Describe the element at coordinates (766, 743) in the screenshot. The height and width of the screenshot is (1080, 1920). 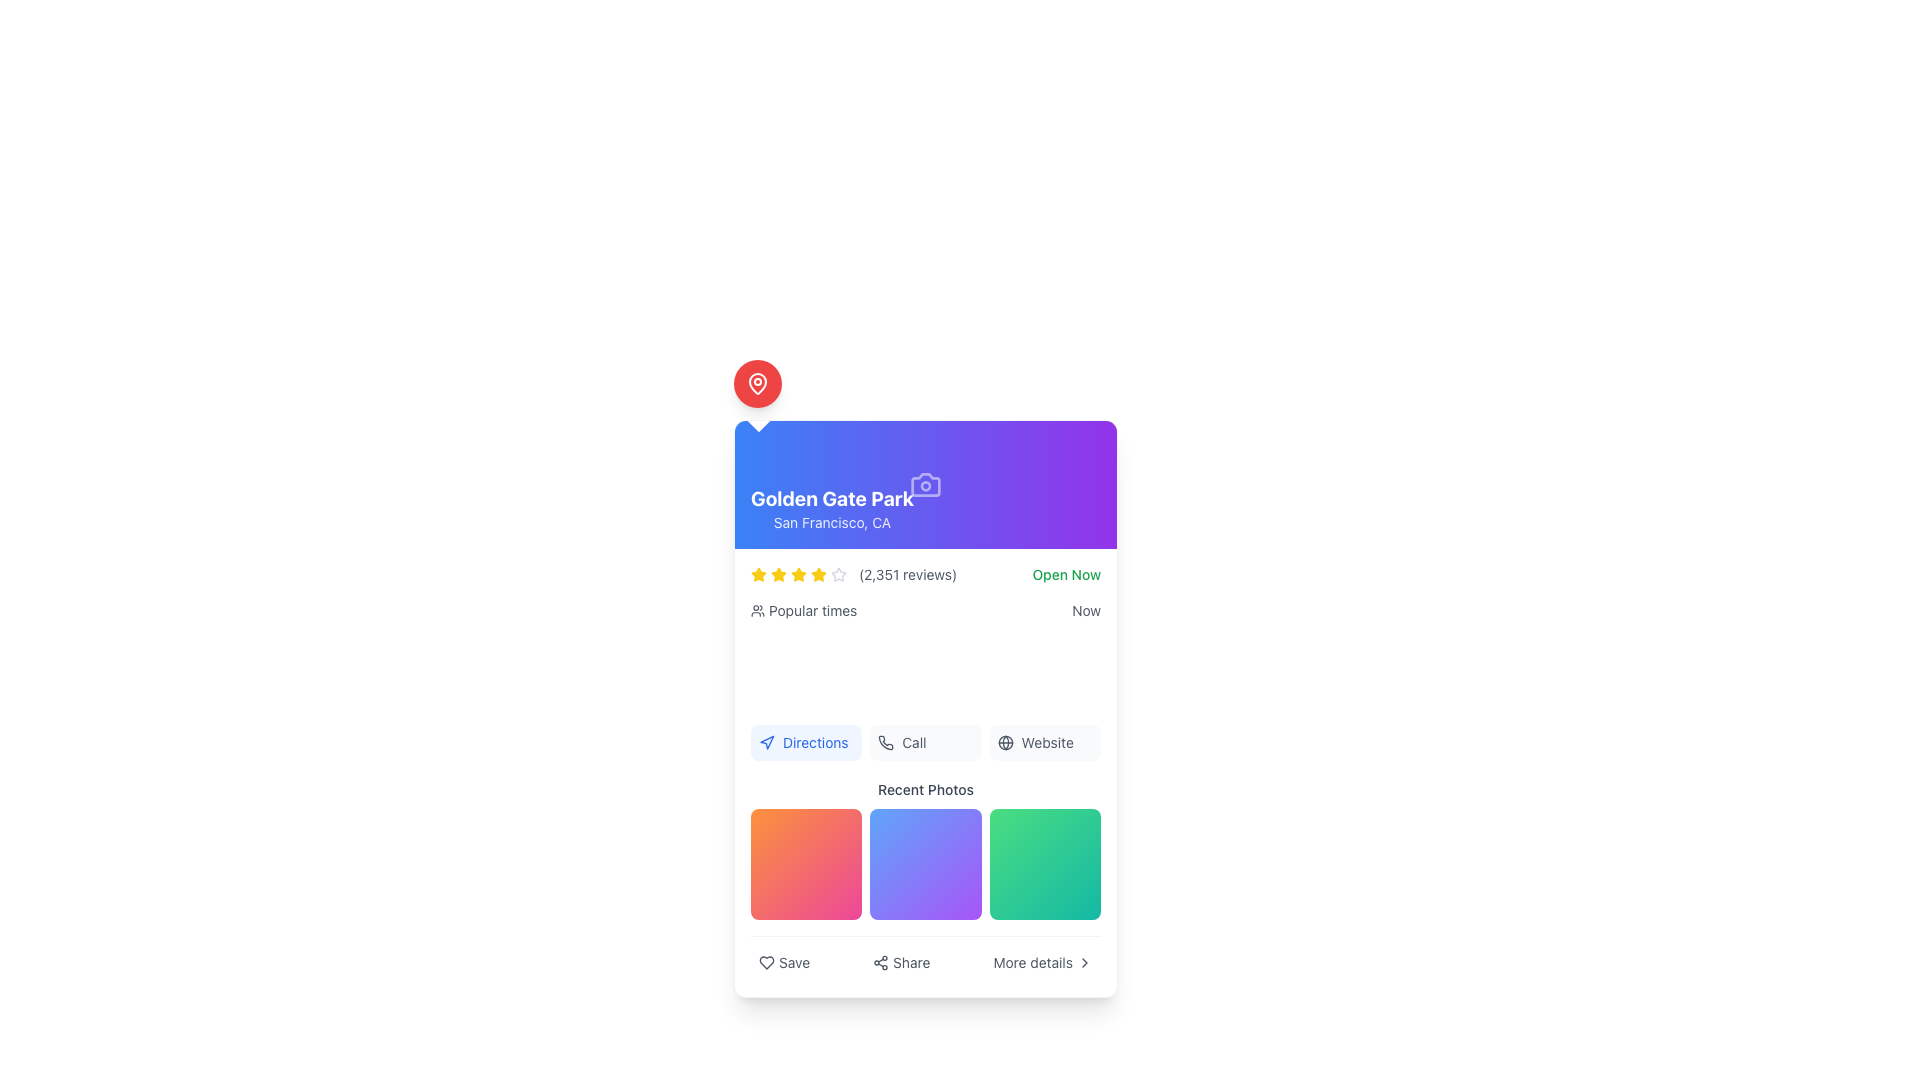
I see `the navigation icon within the 'Directions' button, which is located to the left of the text label inside the button` at that location.